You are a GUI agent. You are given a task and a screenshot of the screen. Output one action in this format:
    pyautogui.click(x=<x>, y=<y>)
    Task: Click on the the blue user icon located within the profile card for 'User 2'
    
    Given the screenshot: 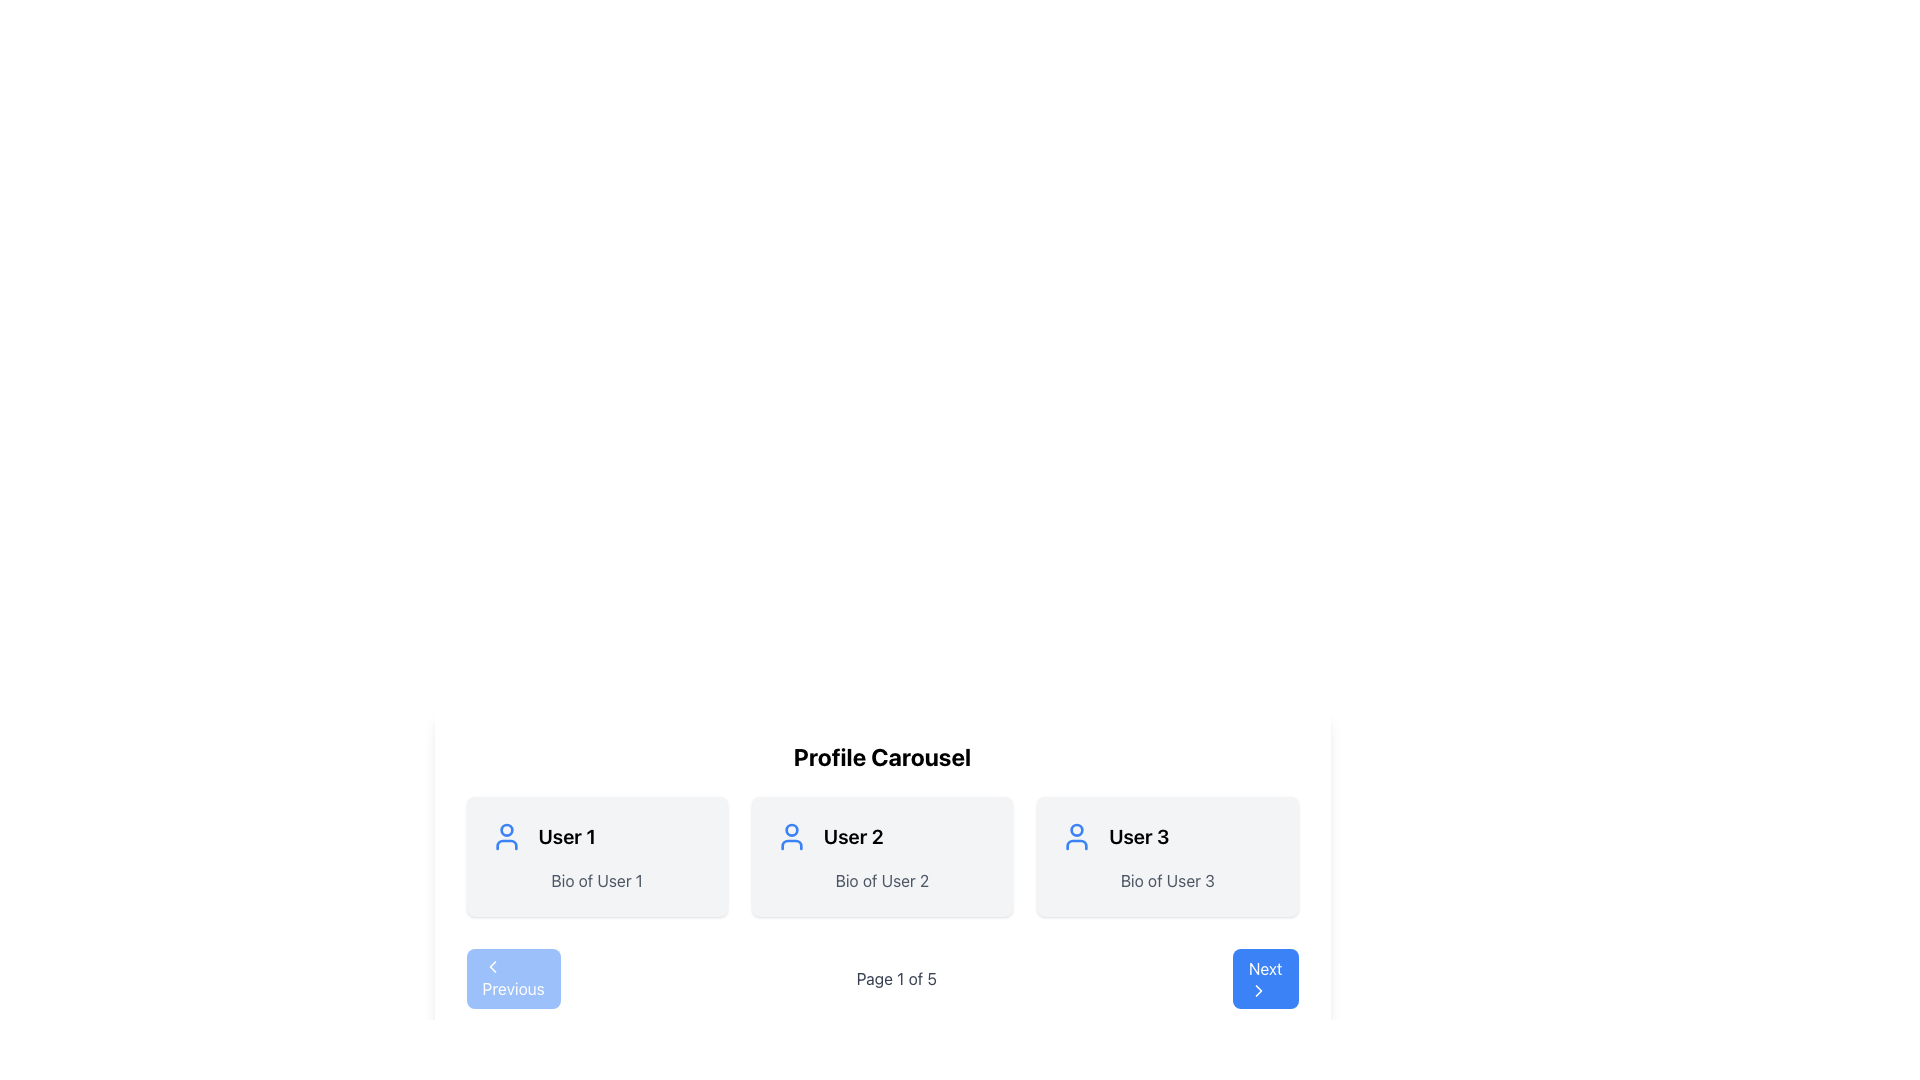 What is the action you would take?
    pyautogui.click(x=790, y=837)
    